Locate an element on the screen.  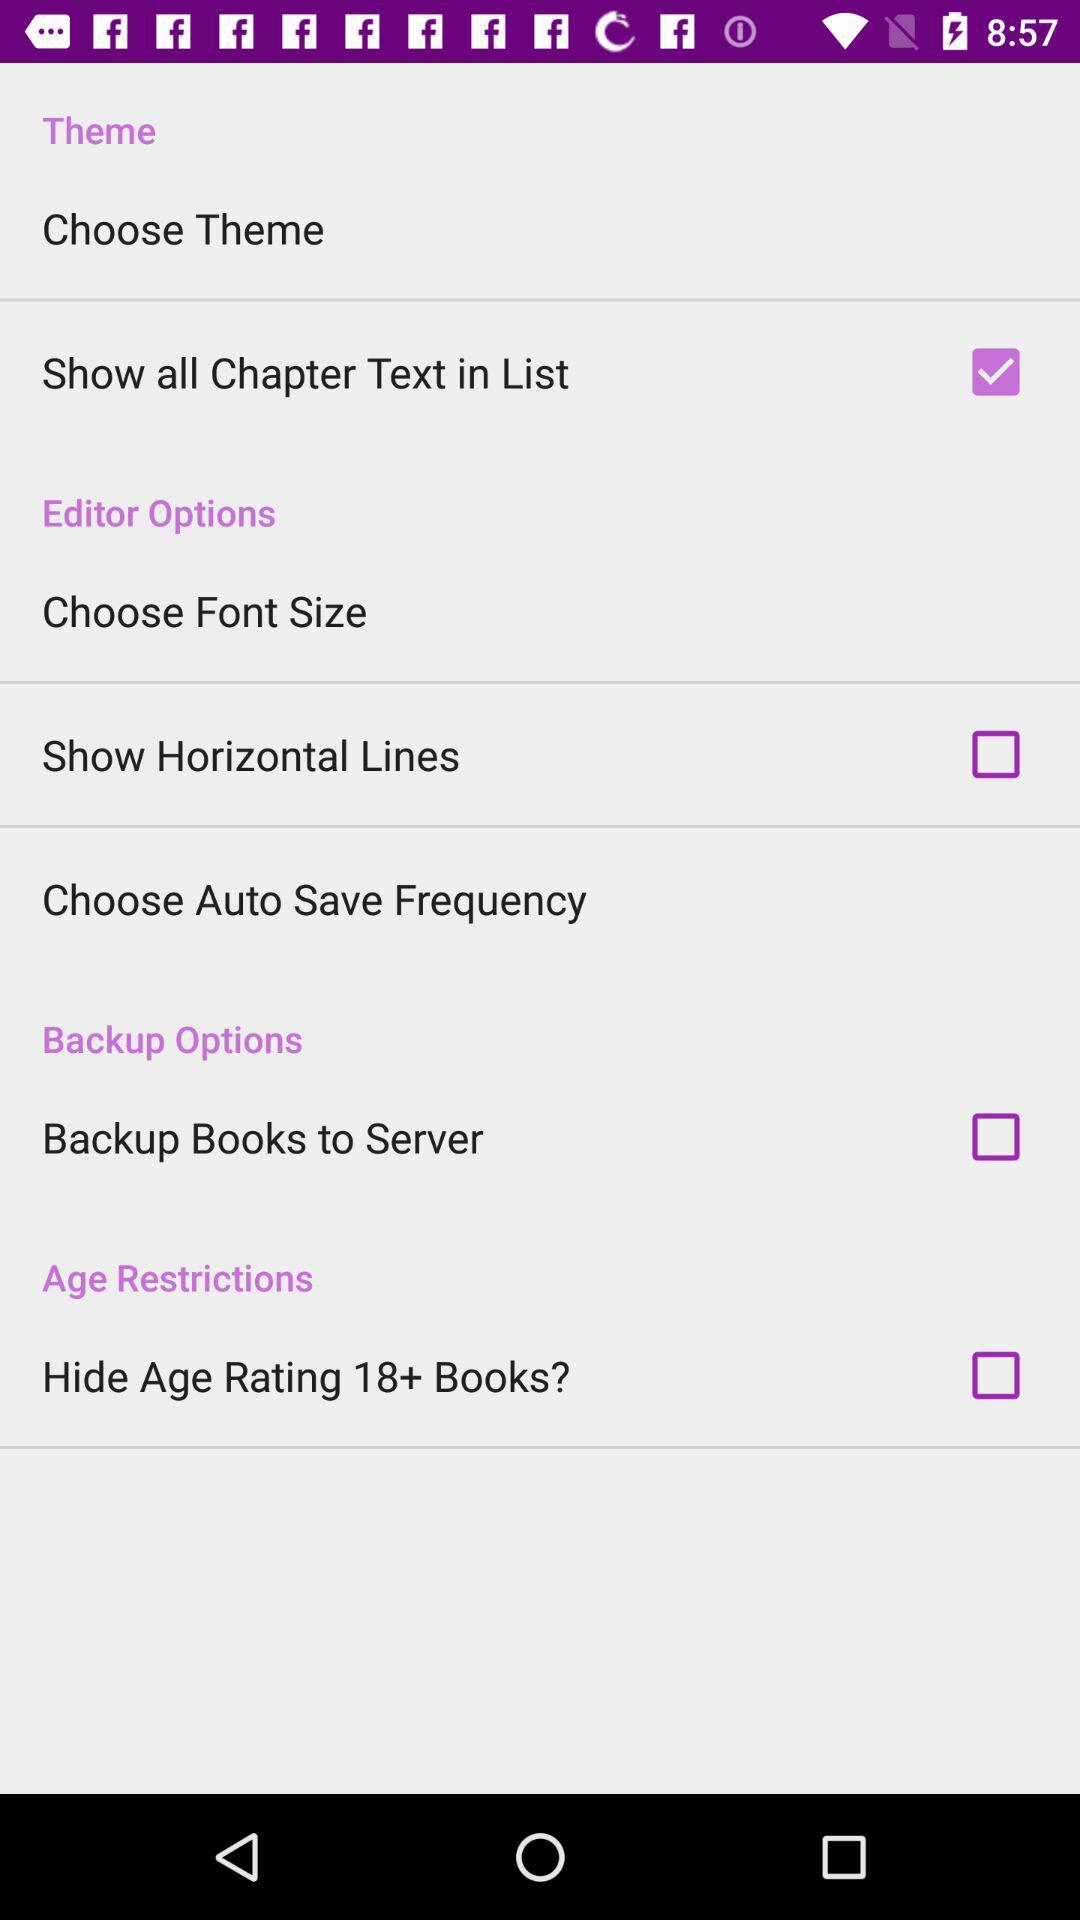
the choose theme app is located at coordinates (183, 228).